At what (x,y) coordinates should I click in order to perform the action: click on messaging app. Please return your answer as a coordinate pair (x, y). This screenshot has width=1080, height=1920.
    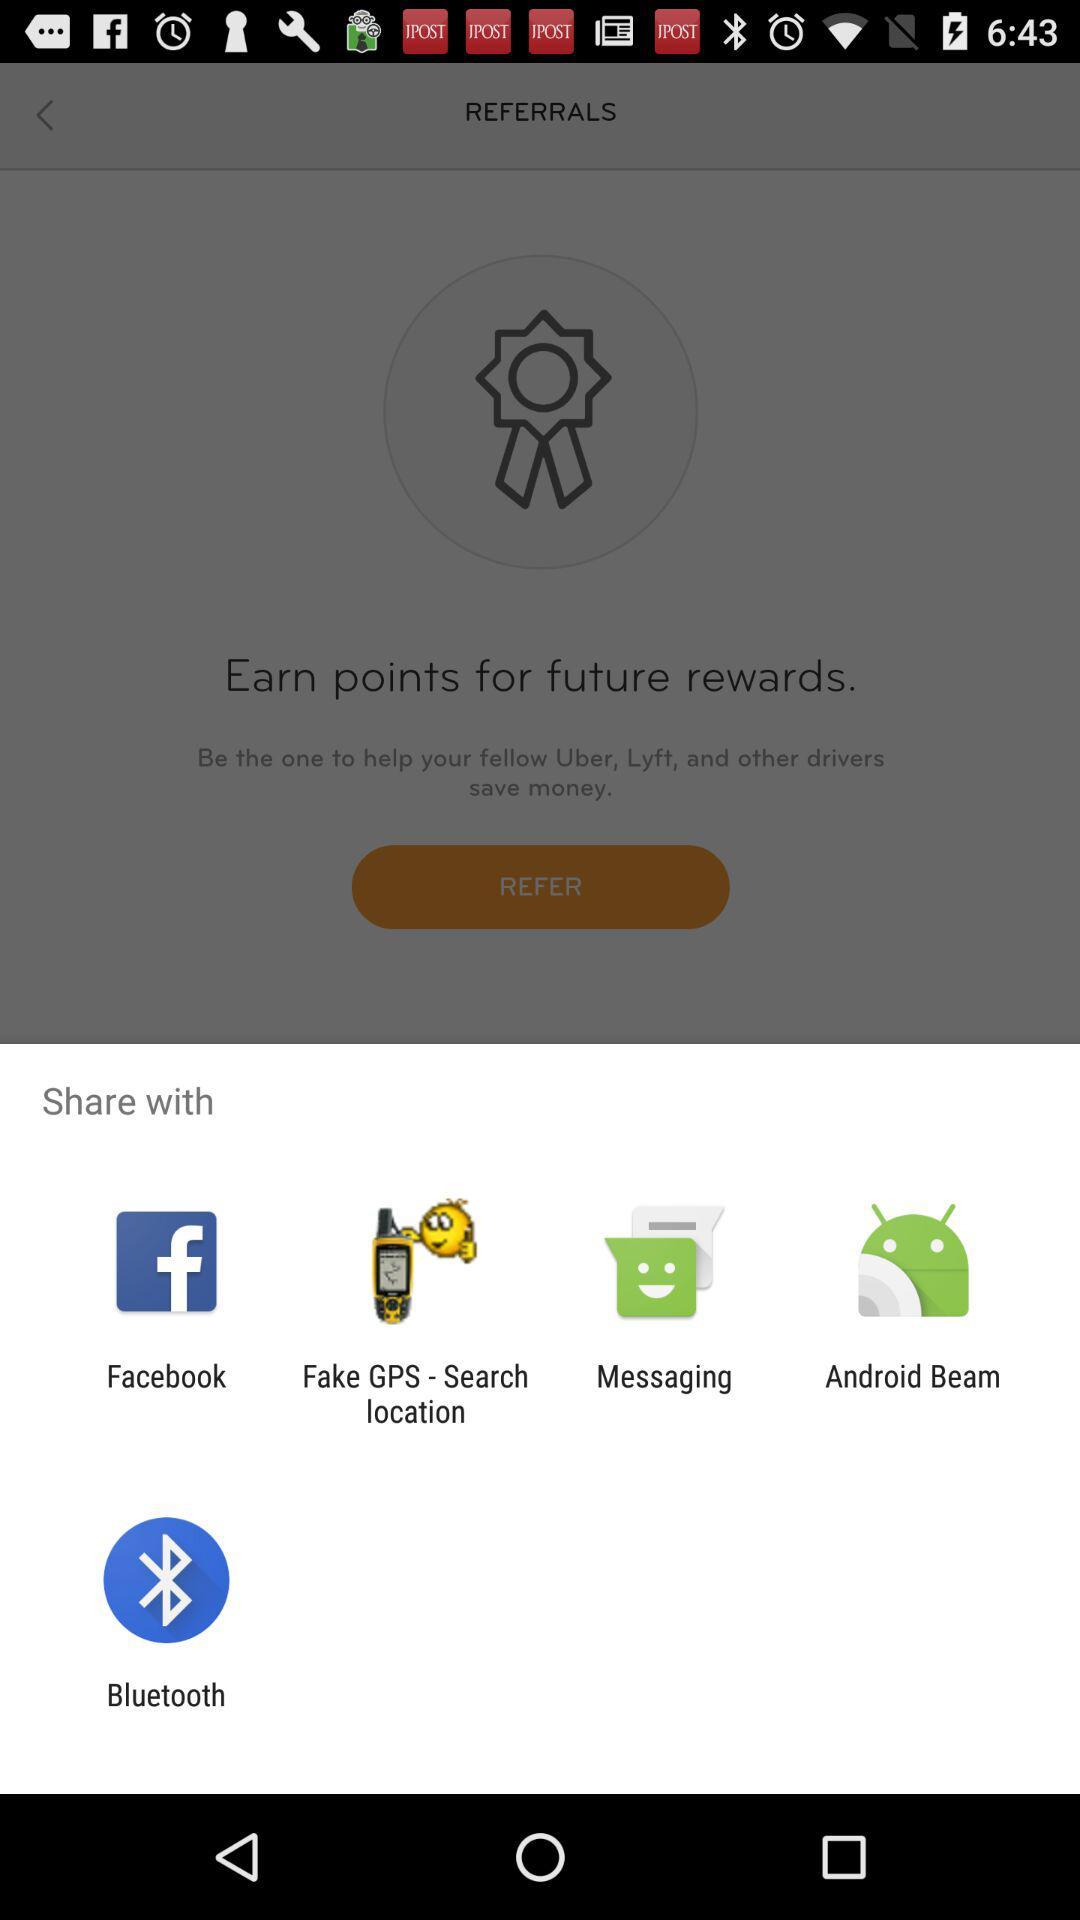
    Looking at the image, I should click on (664, 1392).